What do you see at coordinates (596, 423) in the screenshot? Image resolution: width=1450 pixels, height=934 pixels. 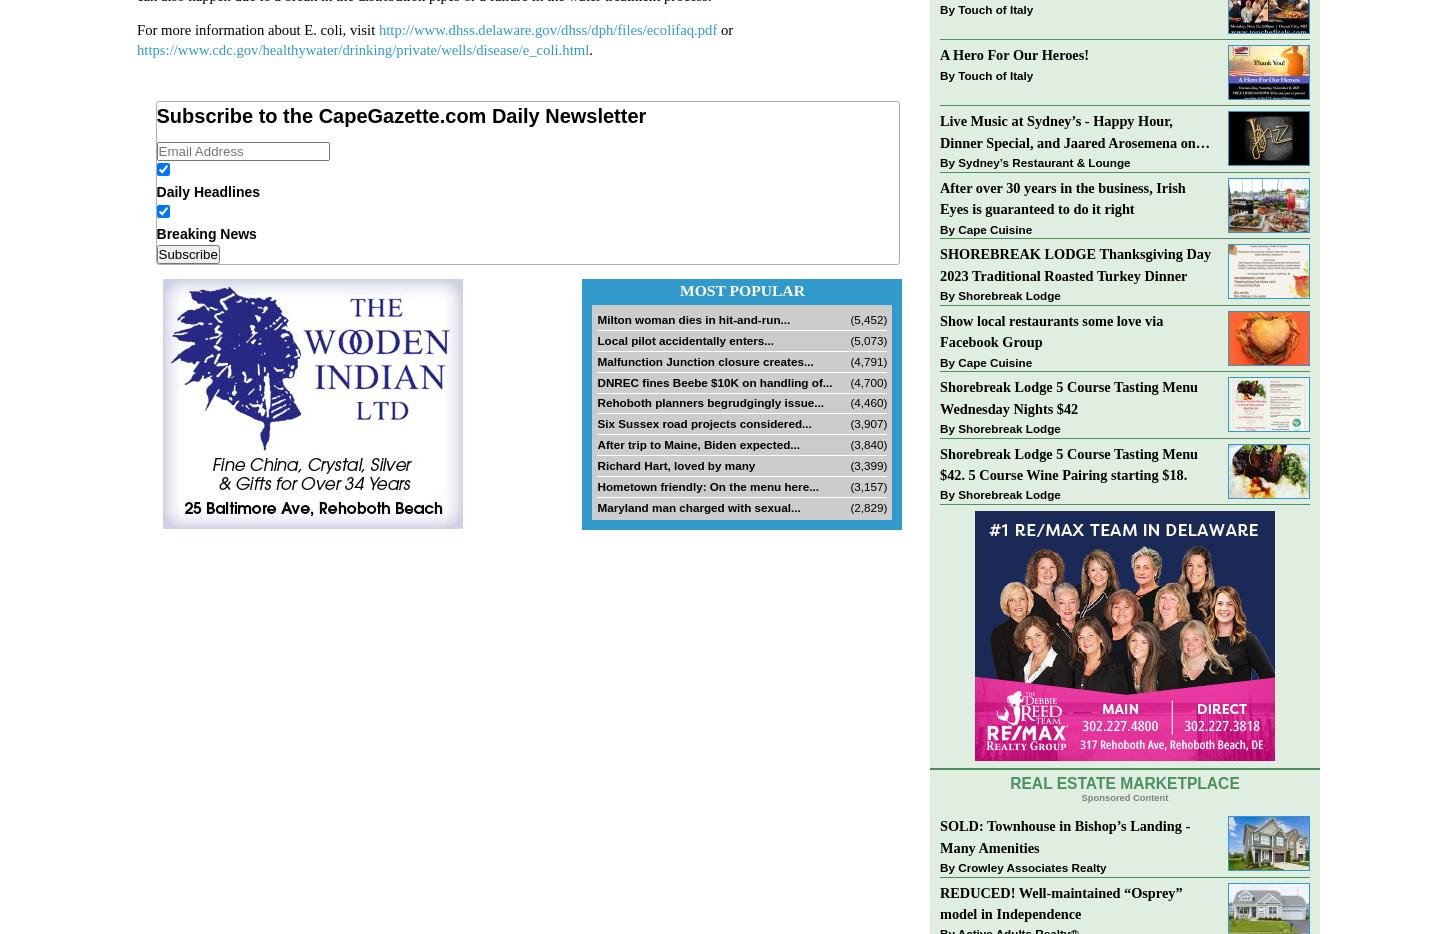 I see `'Six Sussex road projects considered...'` at bounding box center [596, 423].